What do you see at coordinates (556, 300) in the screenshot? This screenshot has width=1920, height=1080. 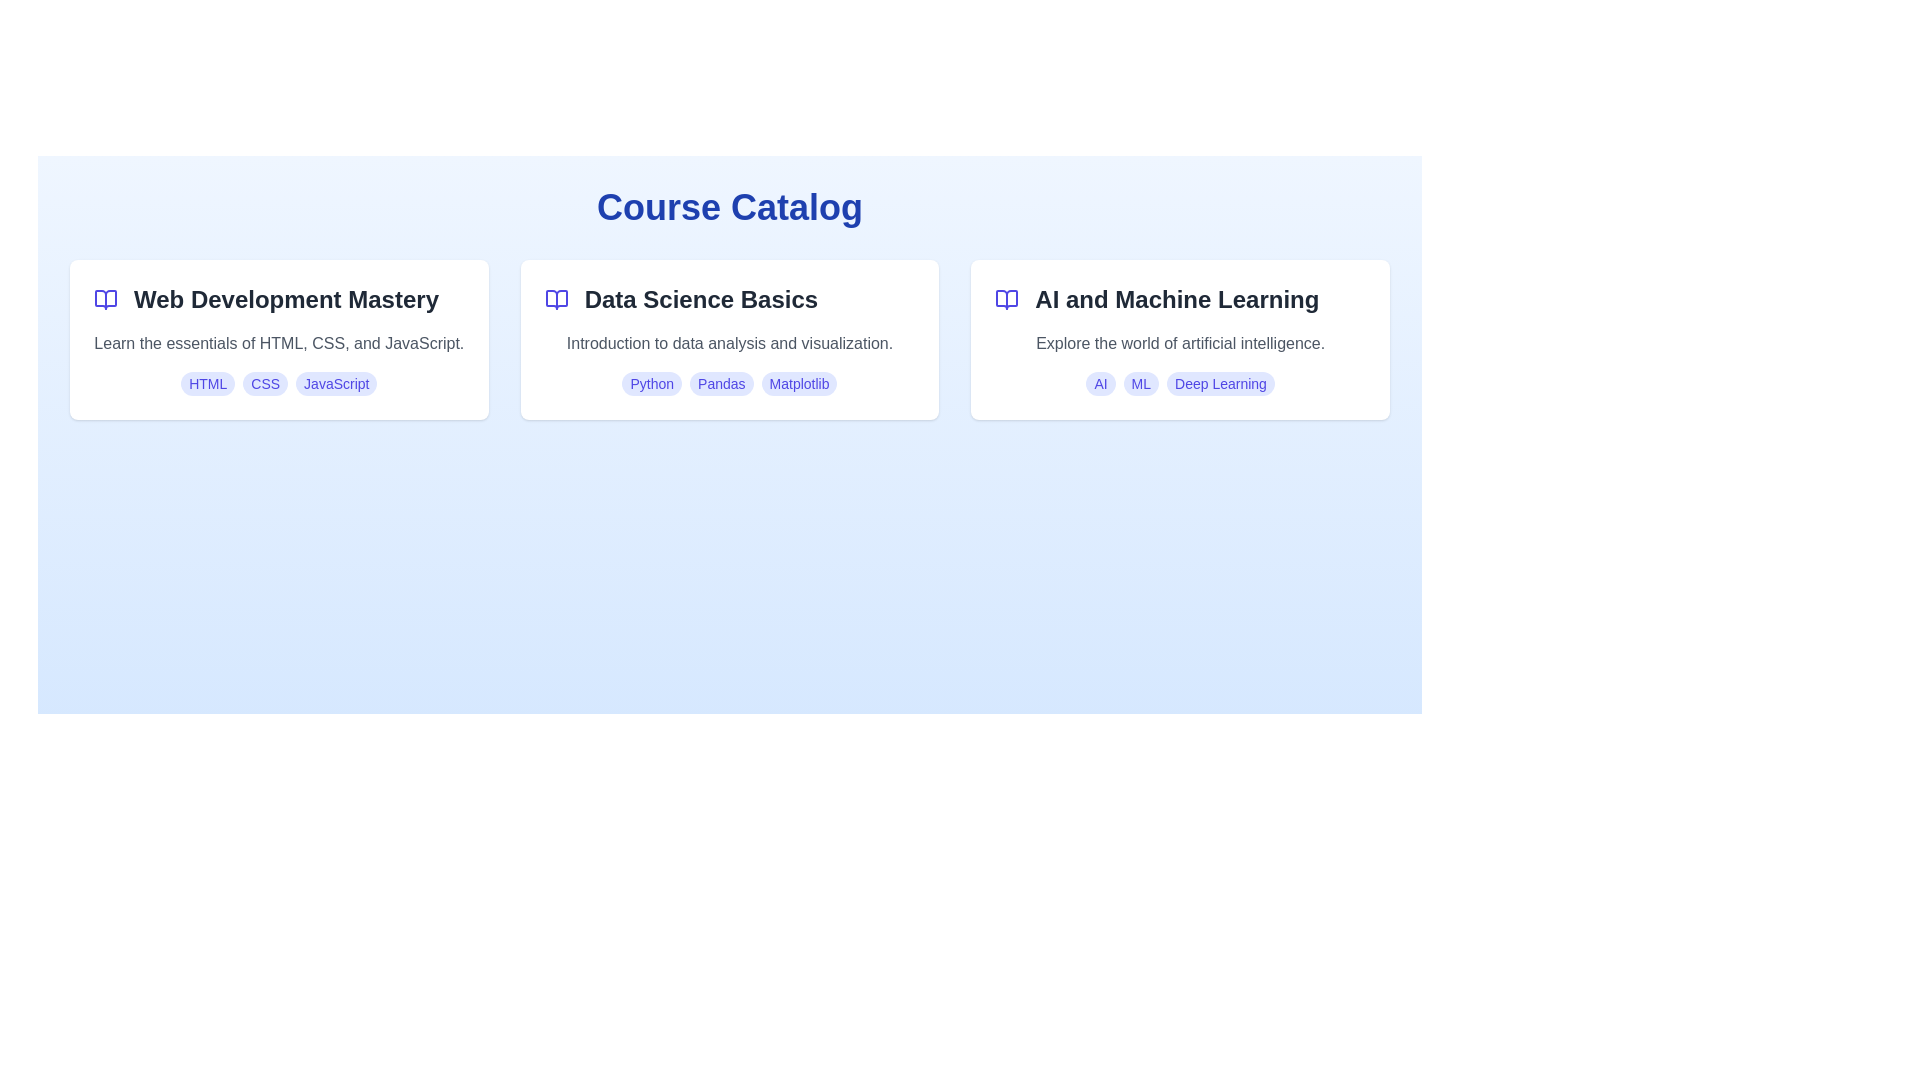 I see `the open book icon located within the 'Data Science Basics' card, positioned to the left of the title text 'Data Science Basics'` at bounding box center [556, 300].